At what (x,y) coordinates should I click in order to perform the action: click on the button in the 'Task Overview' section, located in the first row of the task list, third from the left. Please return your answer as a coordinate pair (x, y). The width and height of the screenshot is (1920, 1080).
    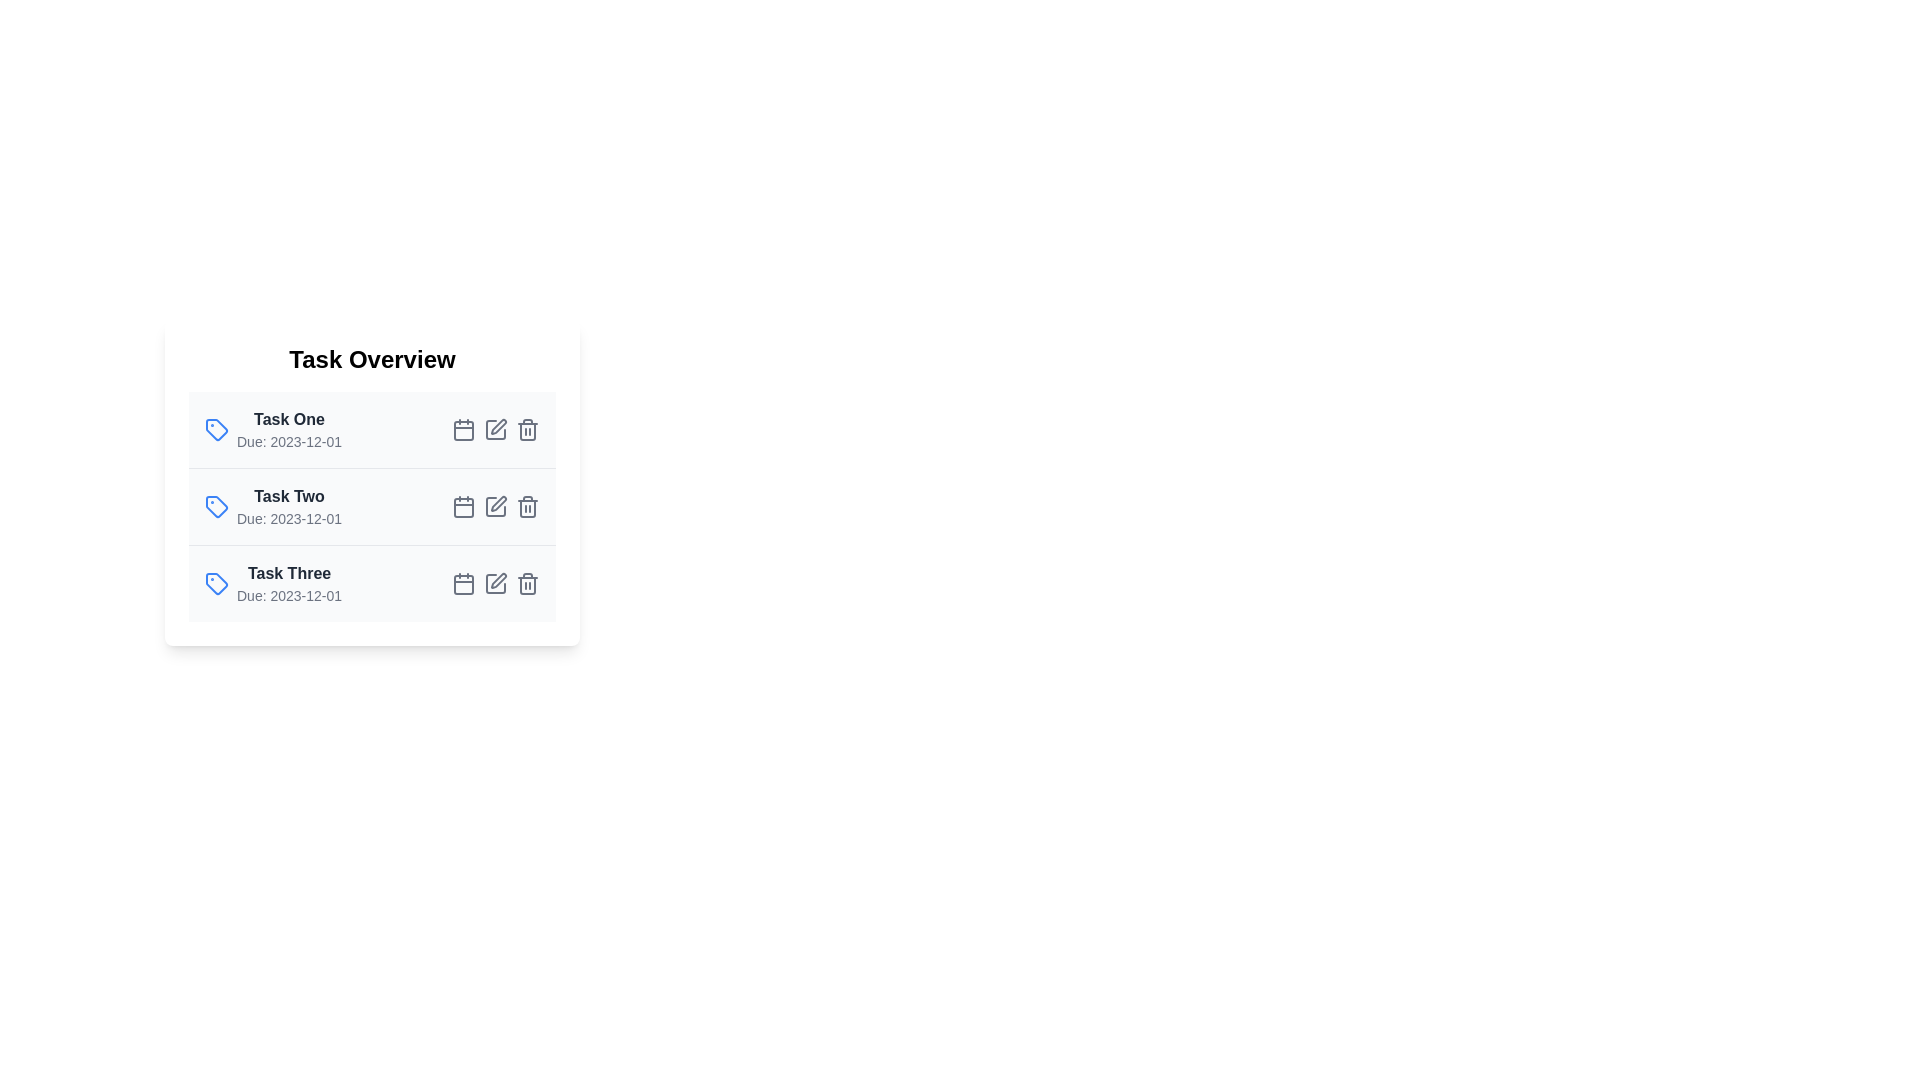
    Looking at the image, I should click on (463, 428).